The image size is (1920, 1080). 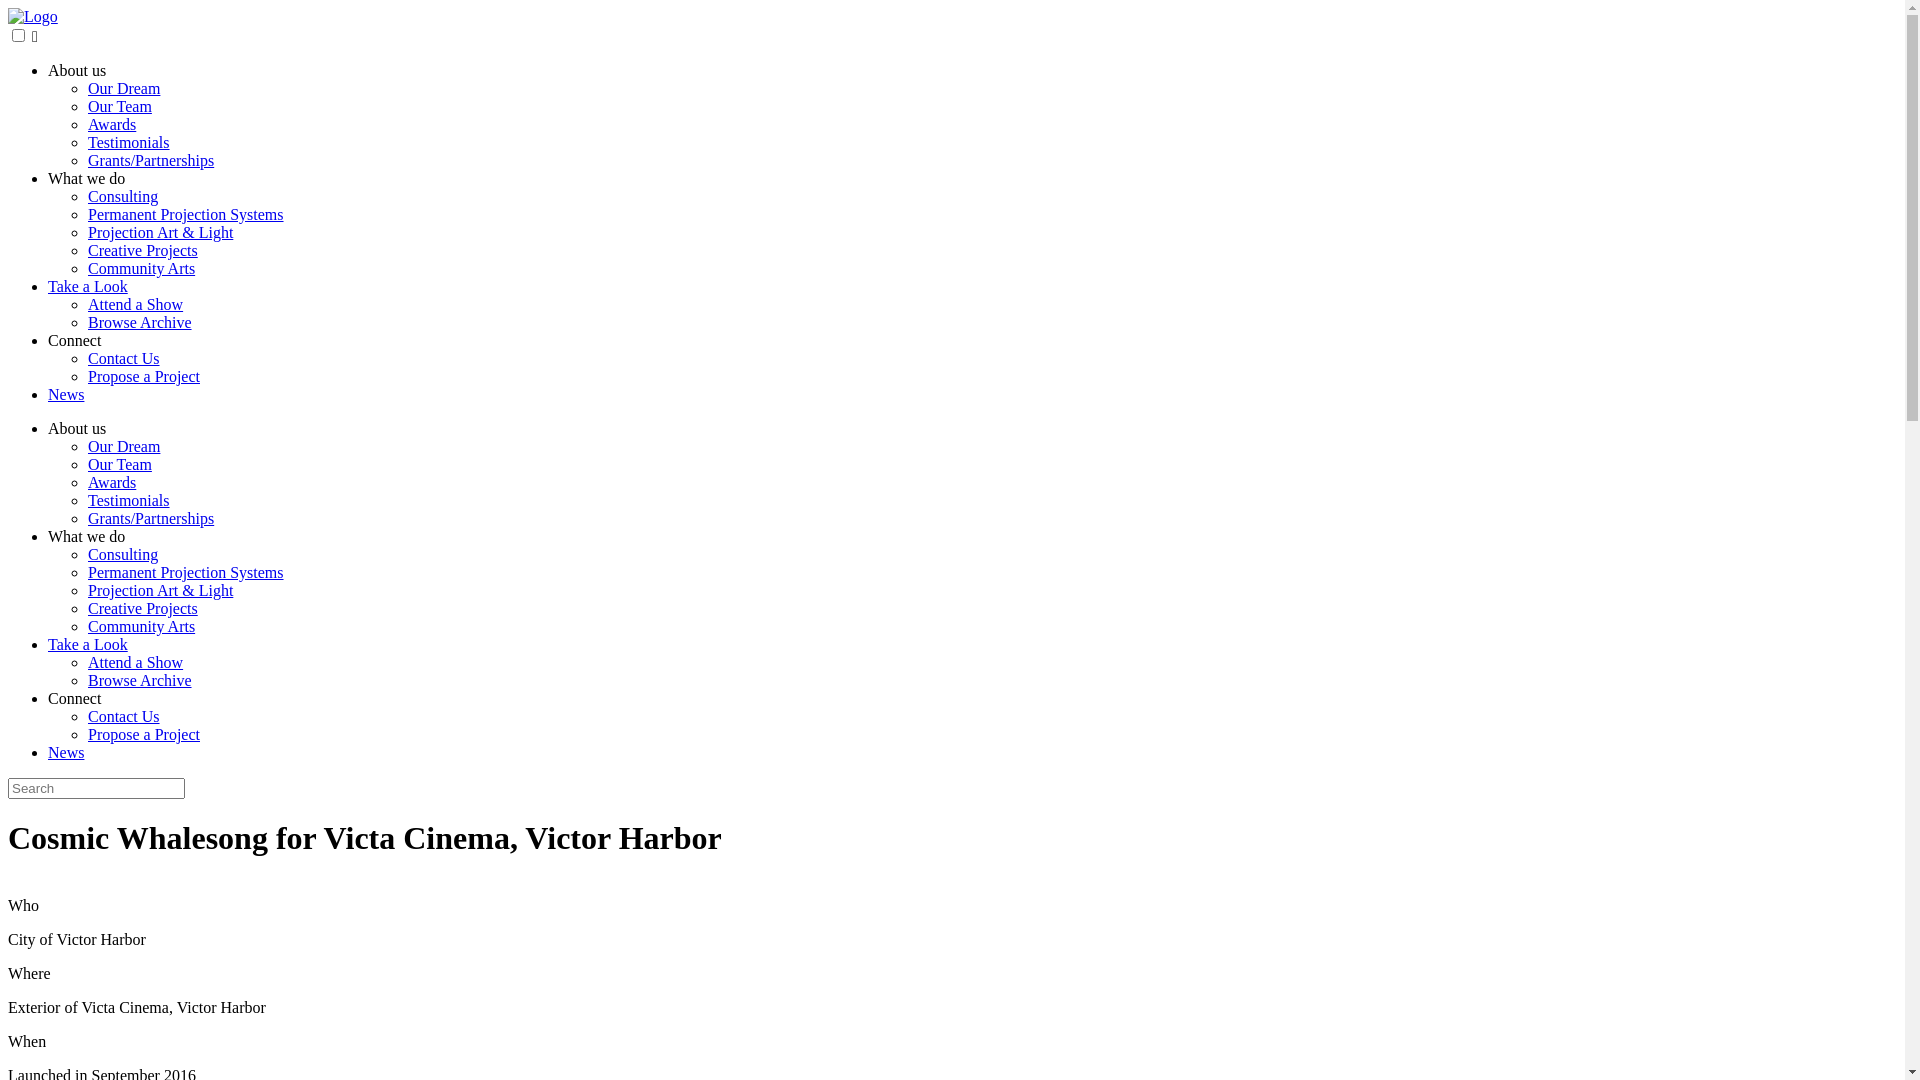 I want to click on 'Testimonials', so click(x=128, y=499).